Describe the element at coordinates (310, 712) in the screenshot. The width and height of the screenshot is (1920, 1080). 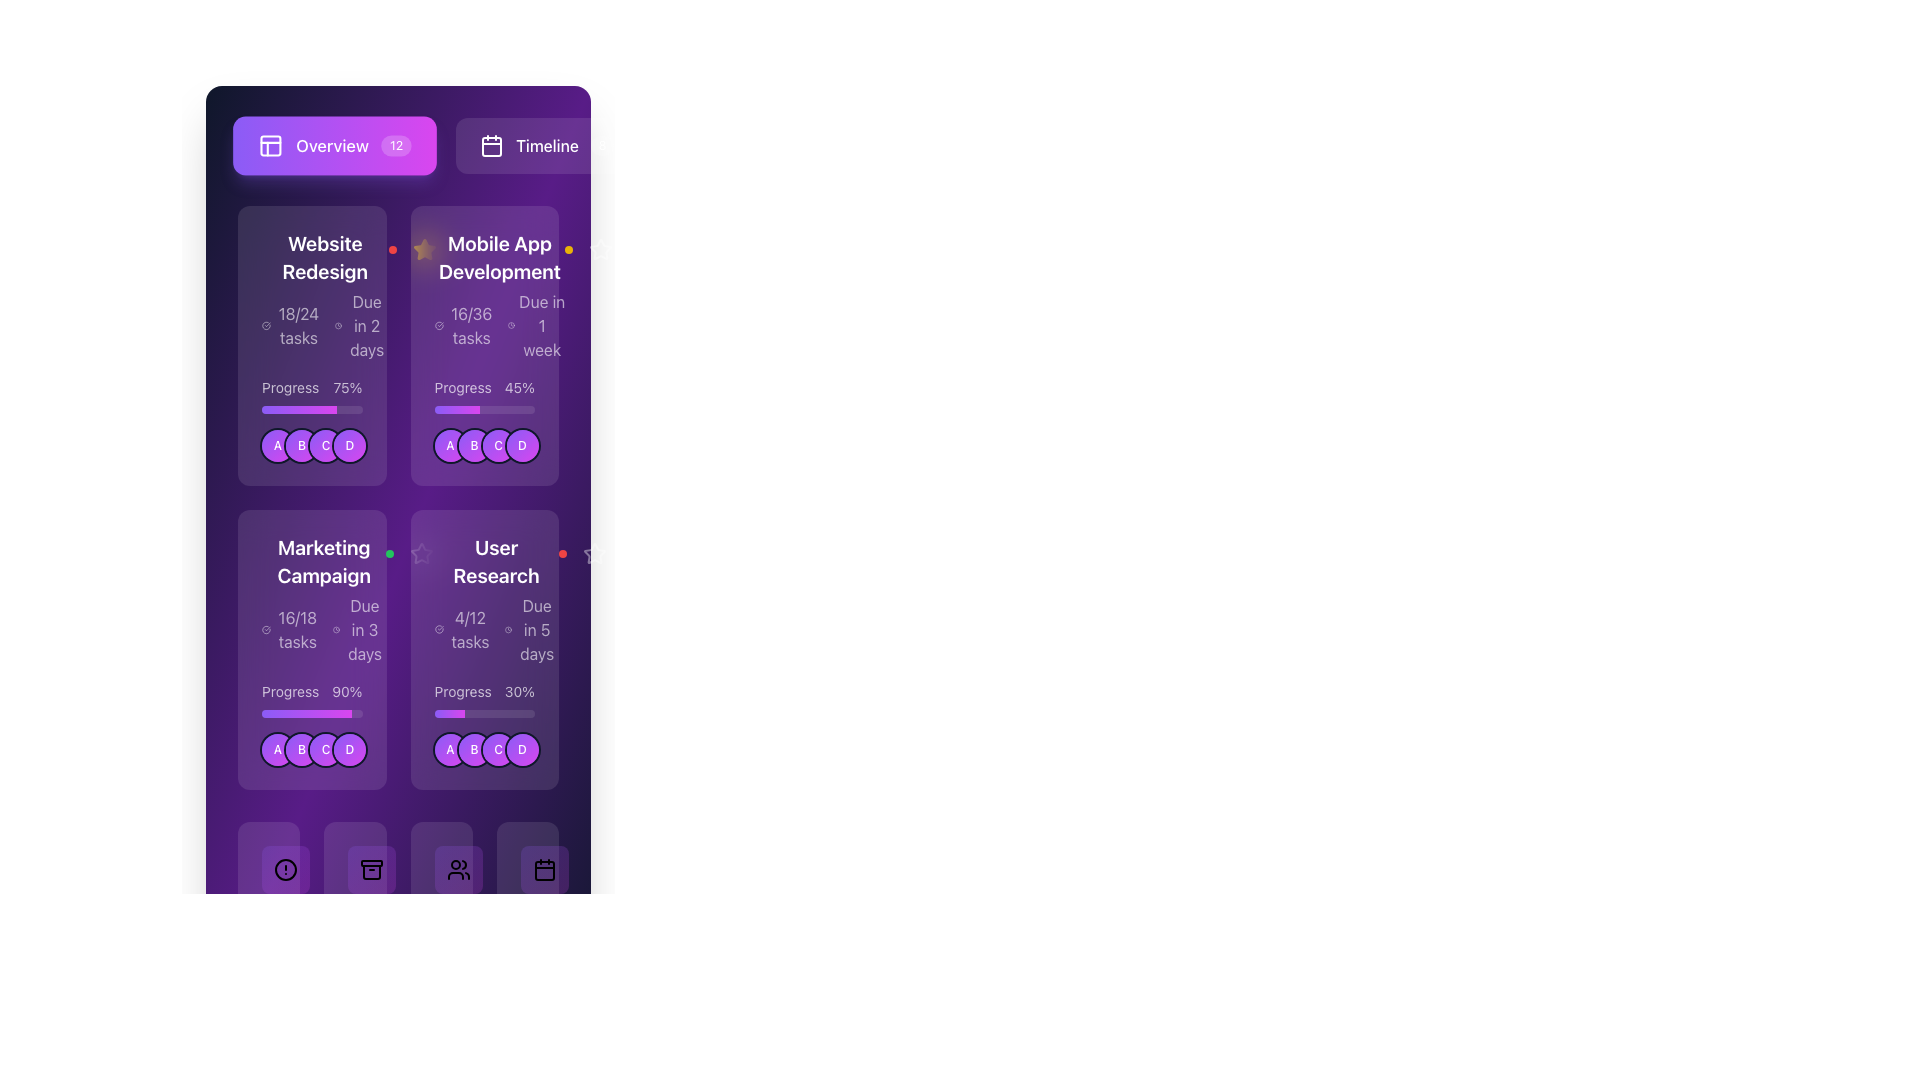
I see `progress bar` at that location.